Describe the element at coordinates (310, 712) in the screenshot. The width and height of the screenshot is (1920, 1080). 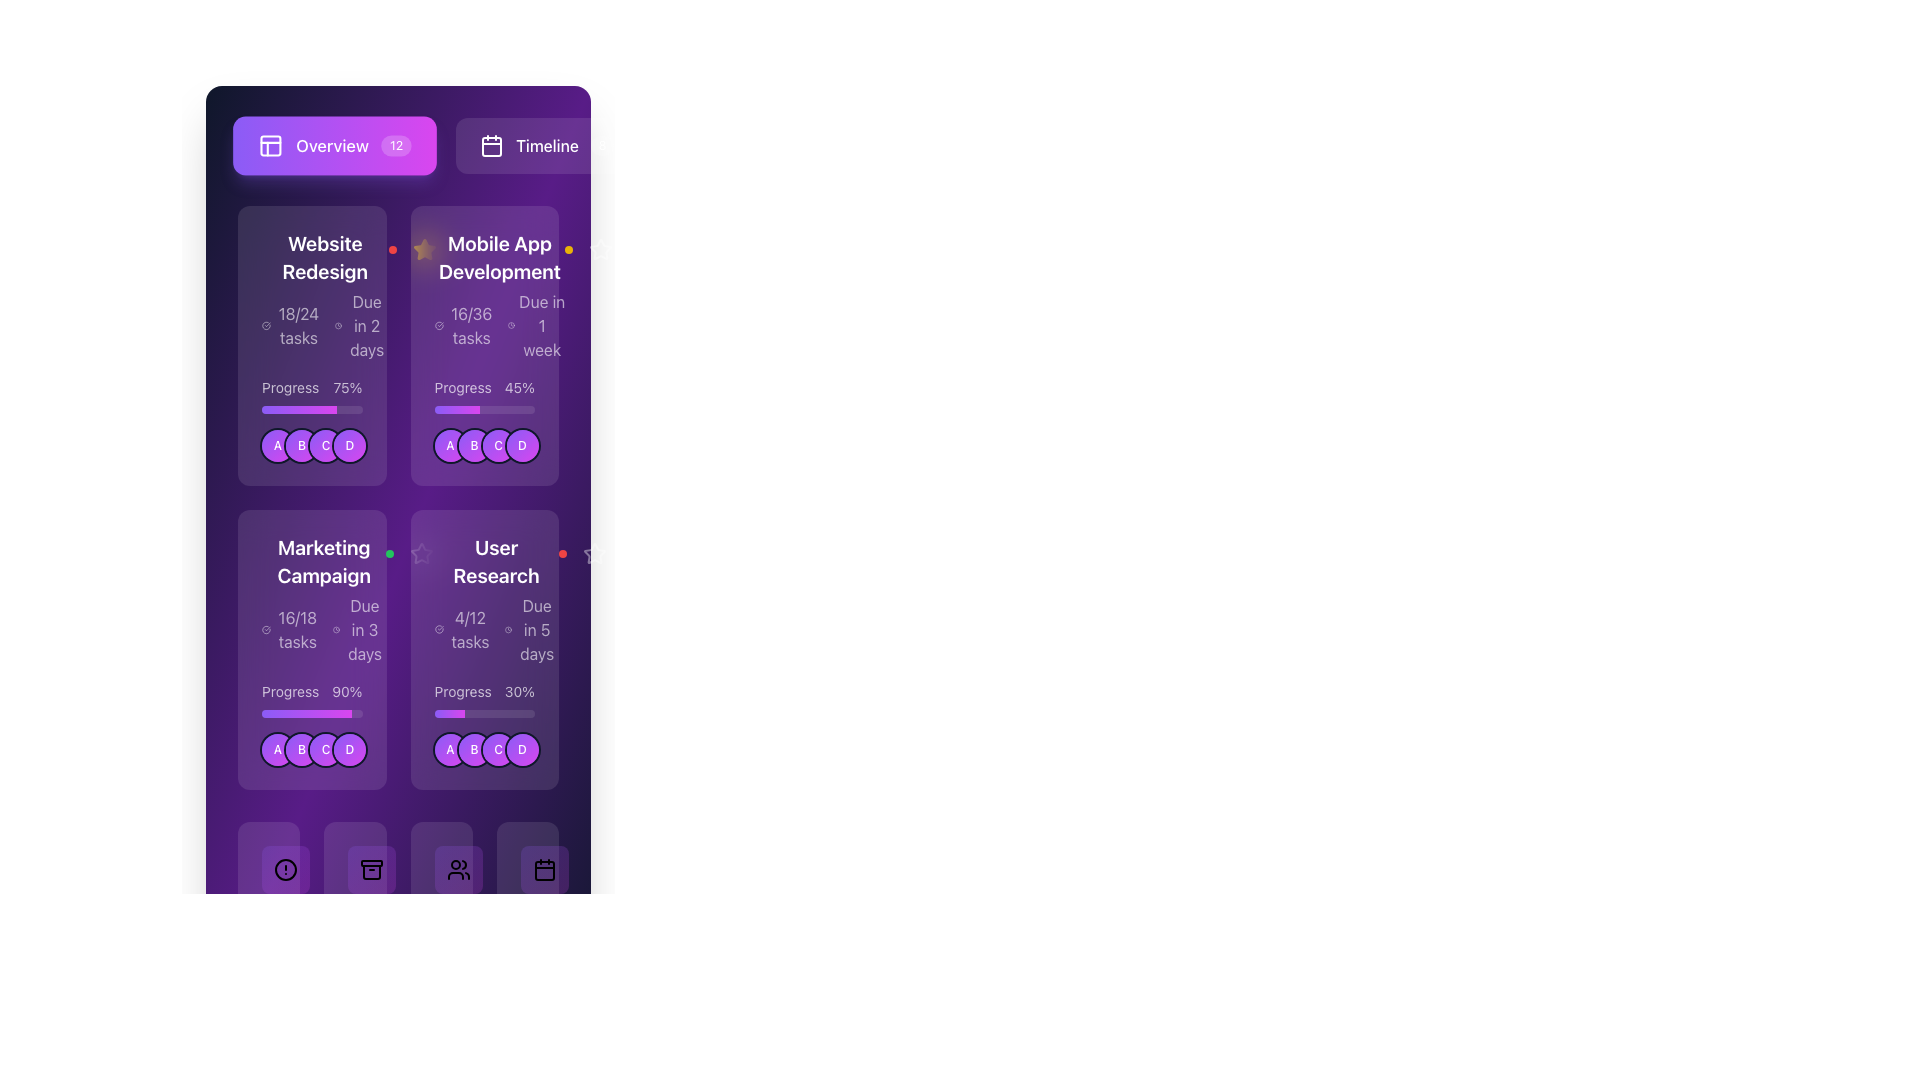
I see `progress bar` at that location.